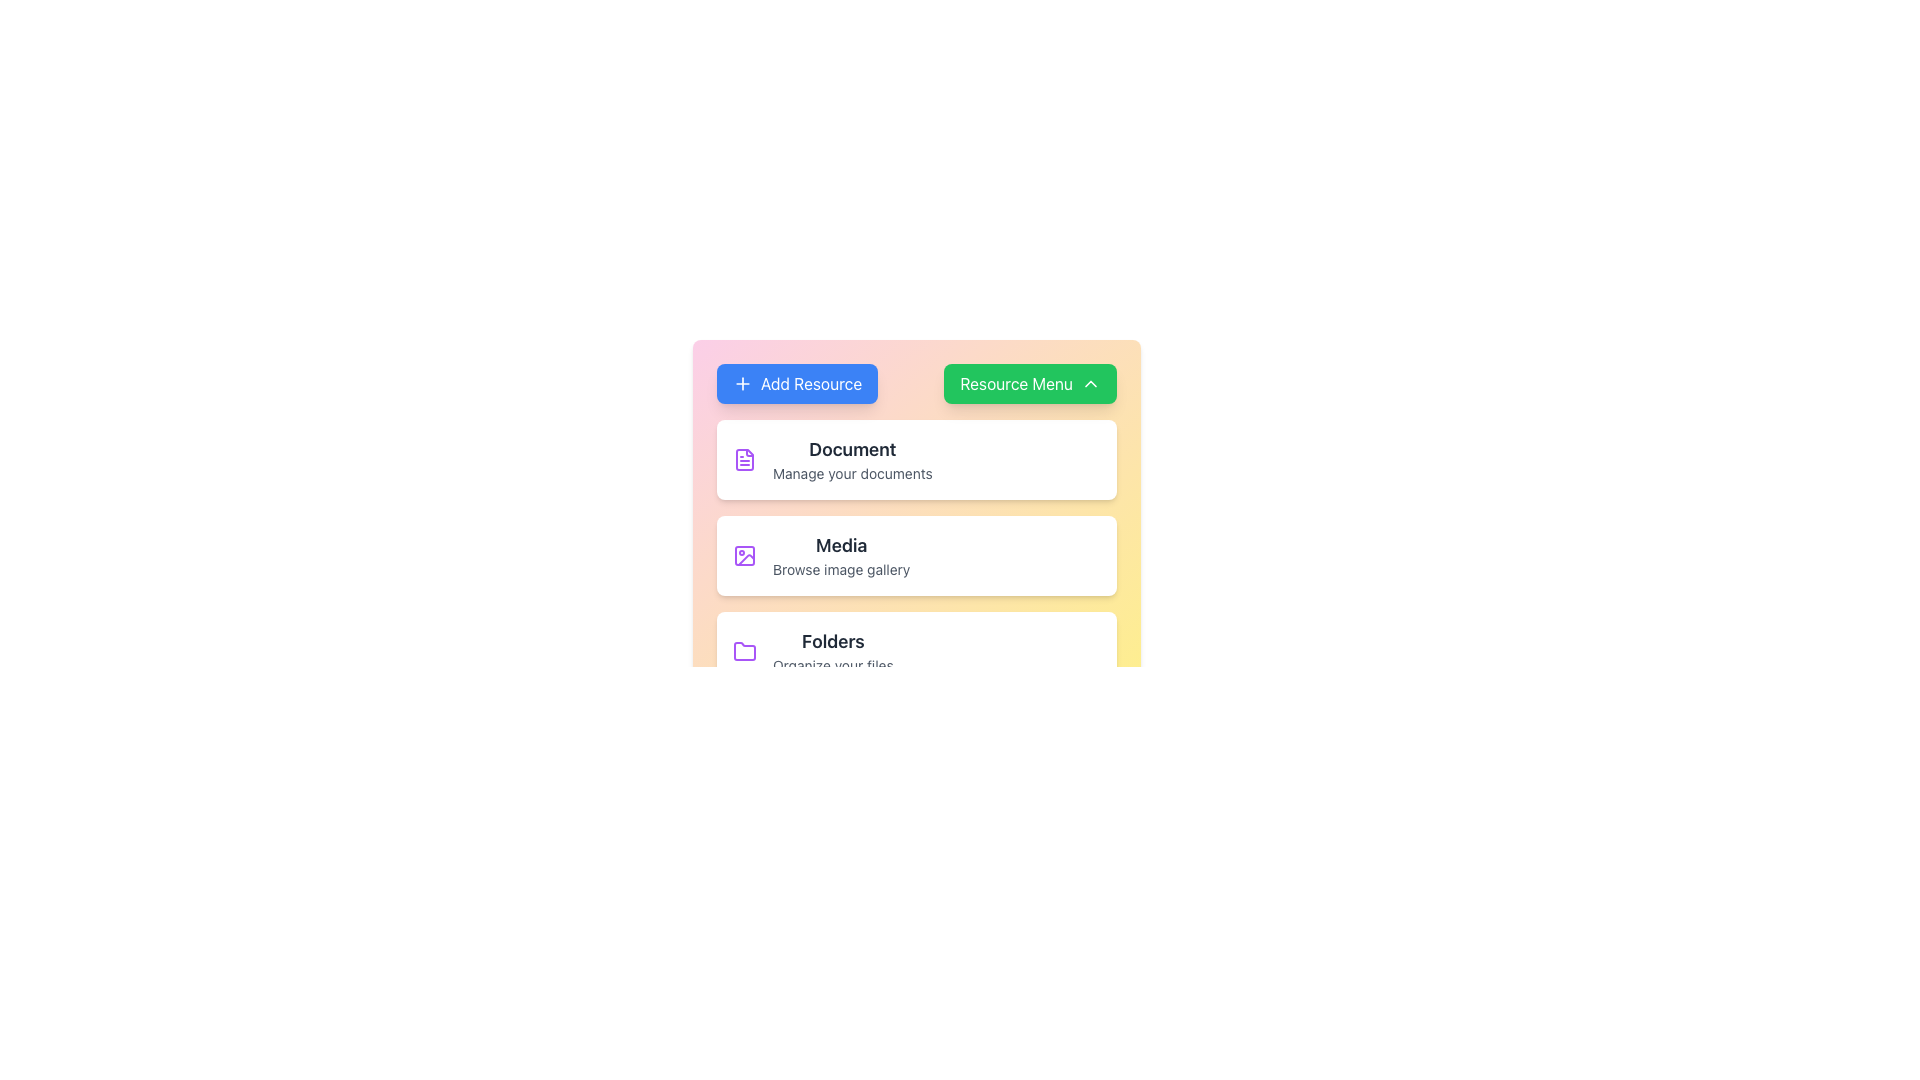  What do you see at coordinates (915, 555) in the screenshot?
I see `the second interactive card or button in the media section` at bounding box center [915, 555].